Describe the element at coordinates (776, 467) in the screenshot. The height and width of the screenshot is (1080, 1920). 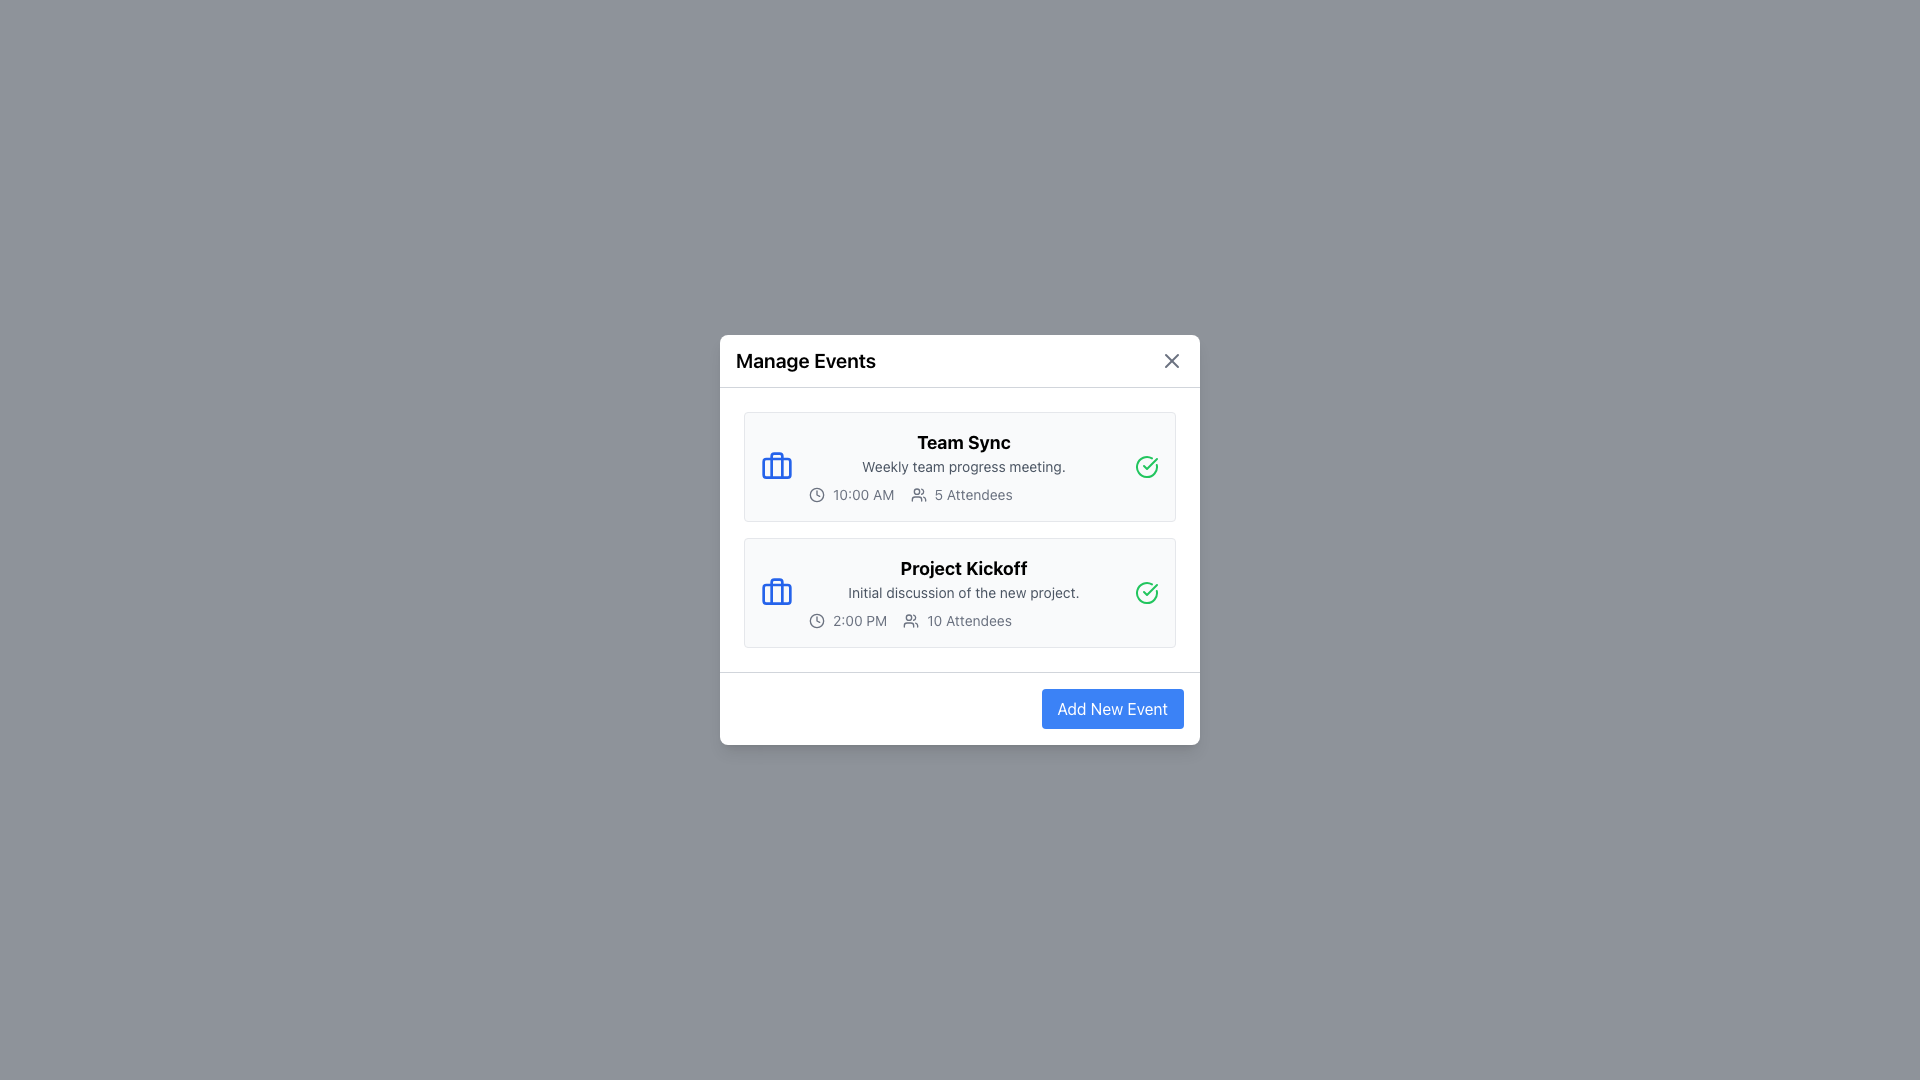
I see `the decorative vector rectangle element, which is a small, horizontally rectangular shape with rounded corners, located within the light blue briefcase icon to the left of the text 'Project Kickoff' in the 'Manage Events' dialog` at that location.